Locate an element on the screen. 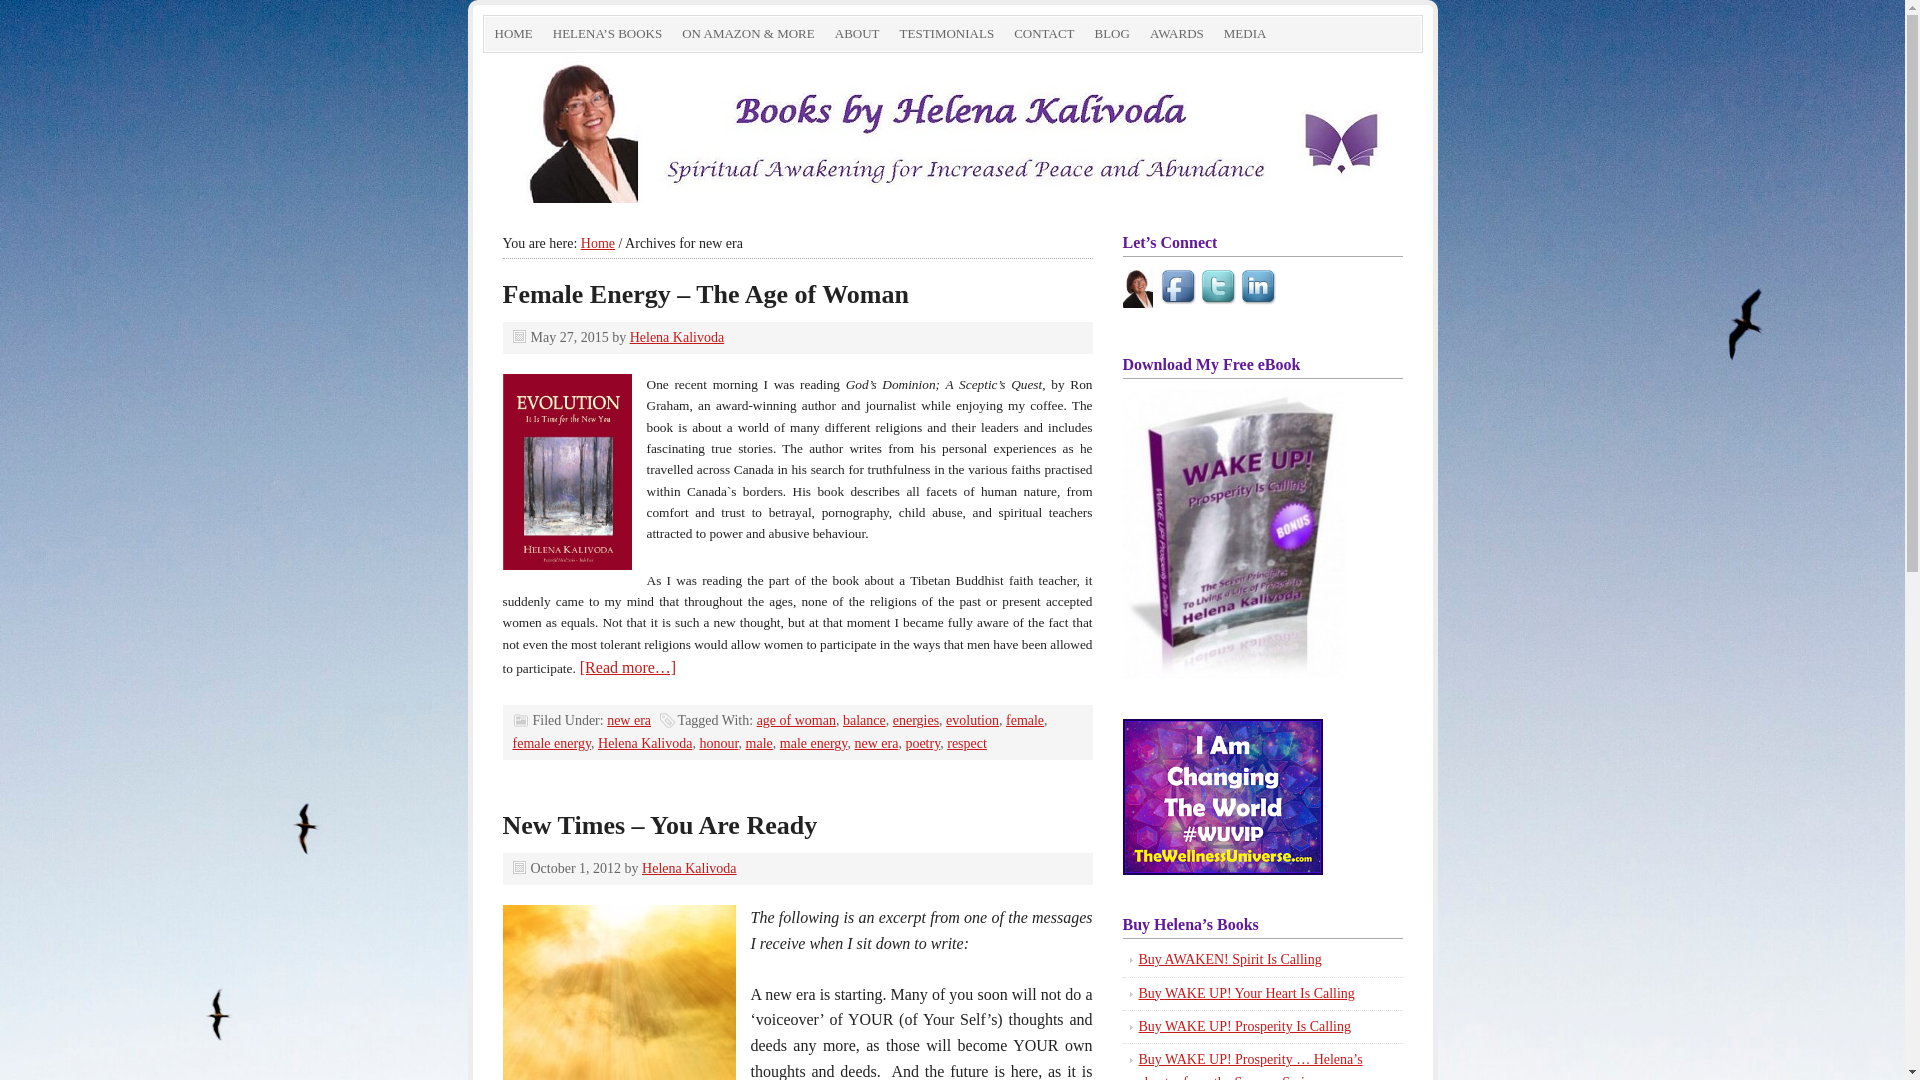 The height and width of the screenshot is (1080, 1920). 'BLOG' is located at coordinates (1110, 34).